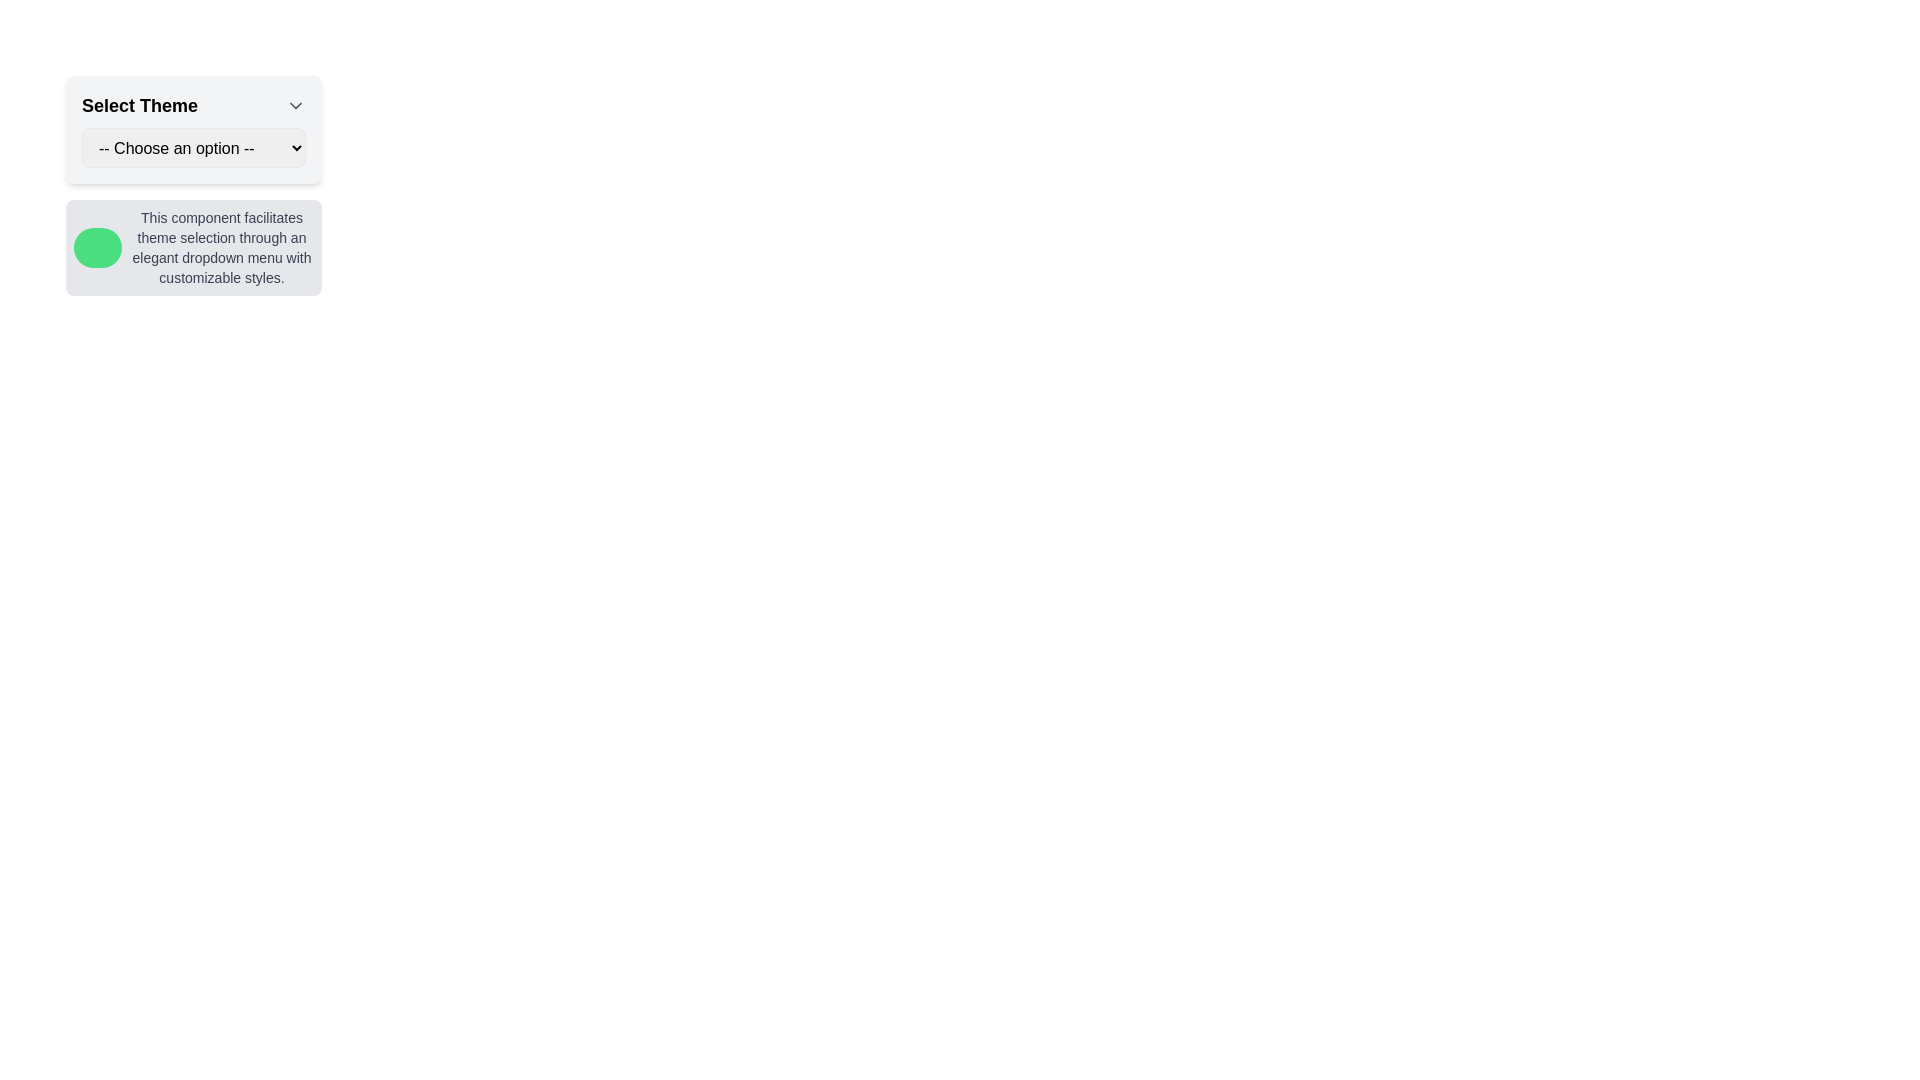 The height and width of the screenshot is (1080, 1920). What do you see at coordinates (193, 185) in the screenshot?
I see `the dropdown menu in the composite component that allows users to select themes, highlighting the options available` at bounding box center [193, 185].